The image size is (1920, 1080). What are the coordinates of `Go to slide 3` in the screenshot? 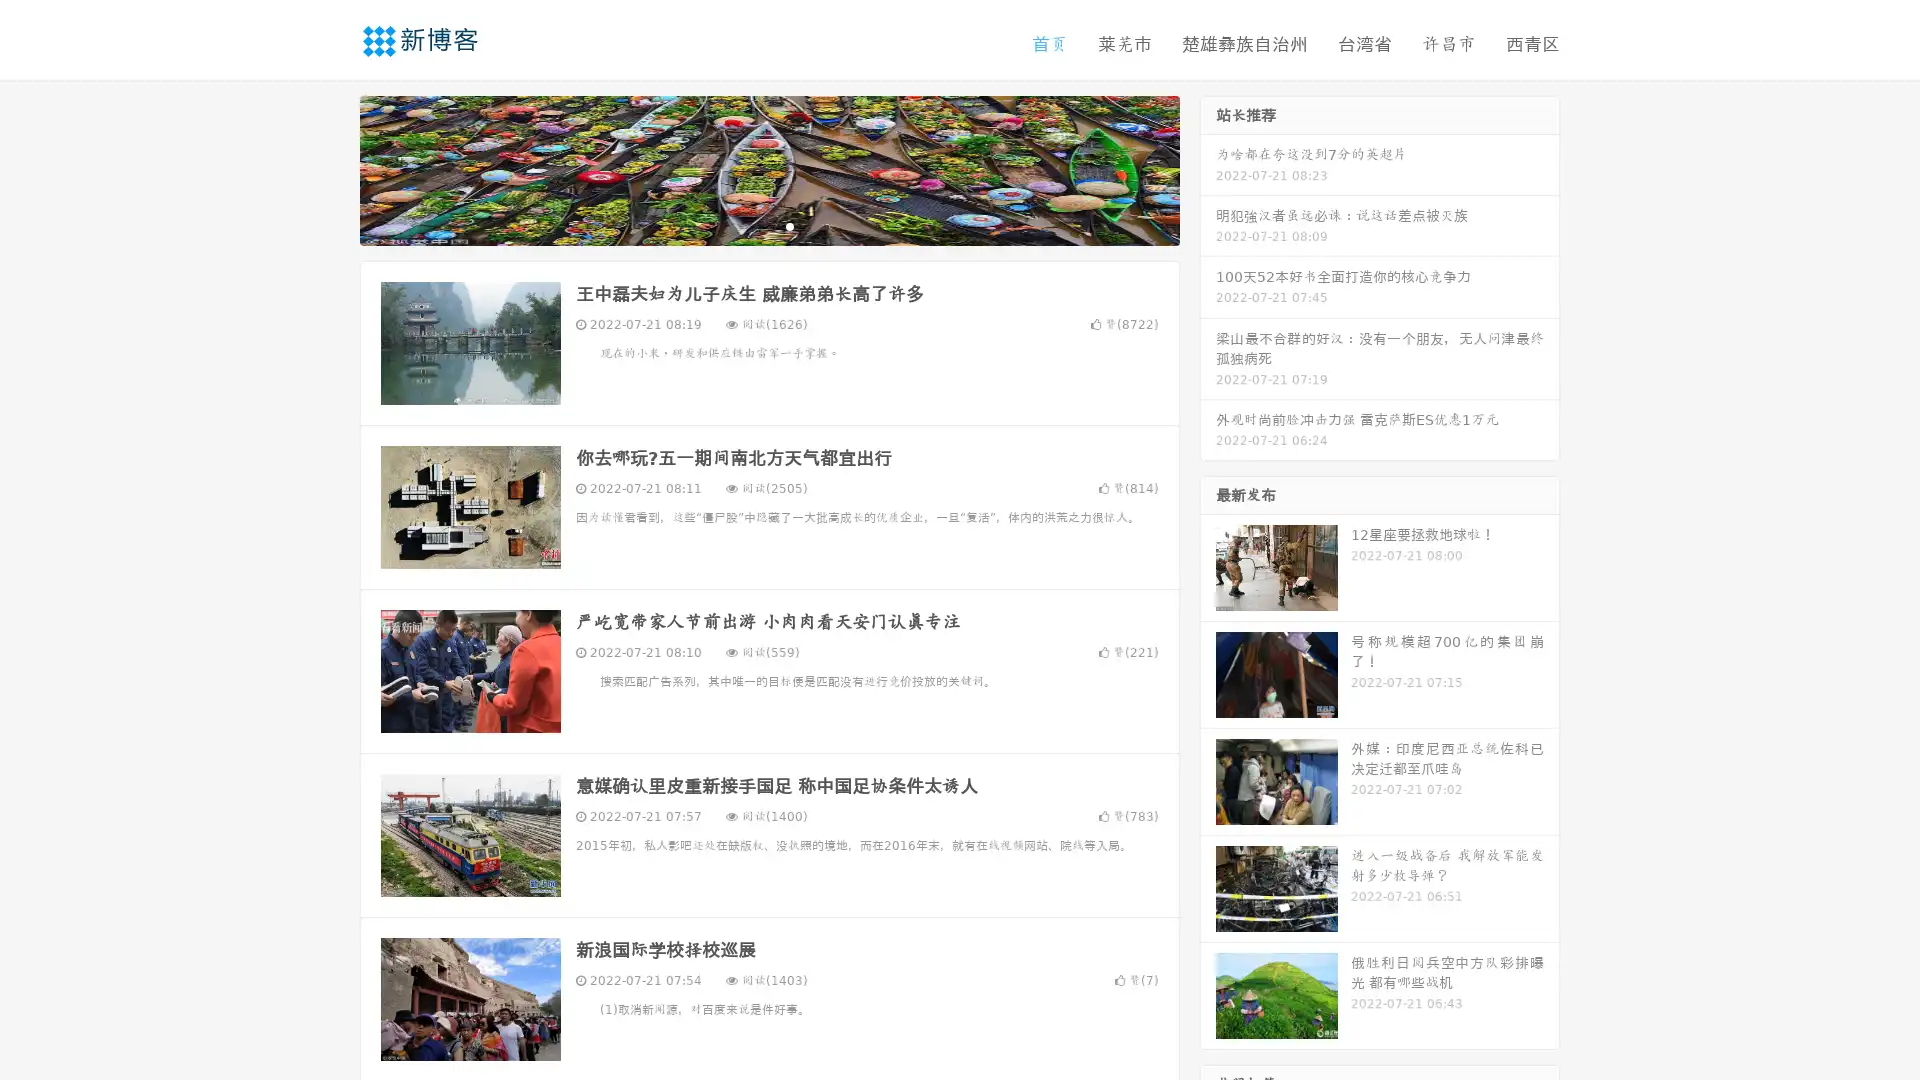 It's located at (789, 225).